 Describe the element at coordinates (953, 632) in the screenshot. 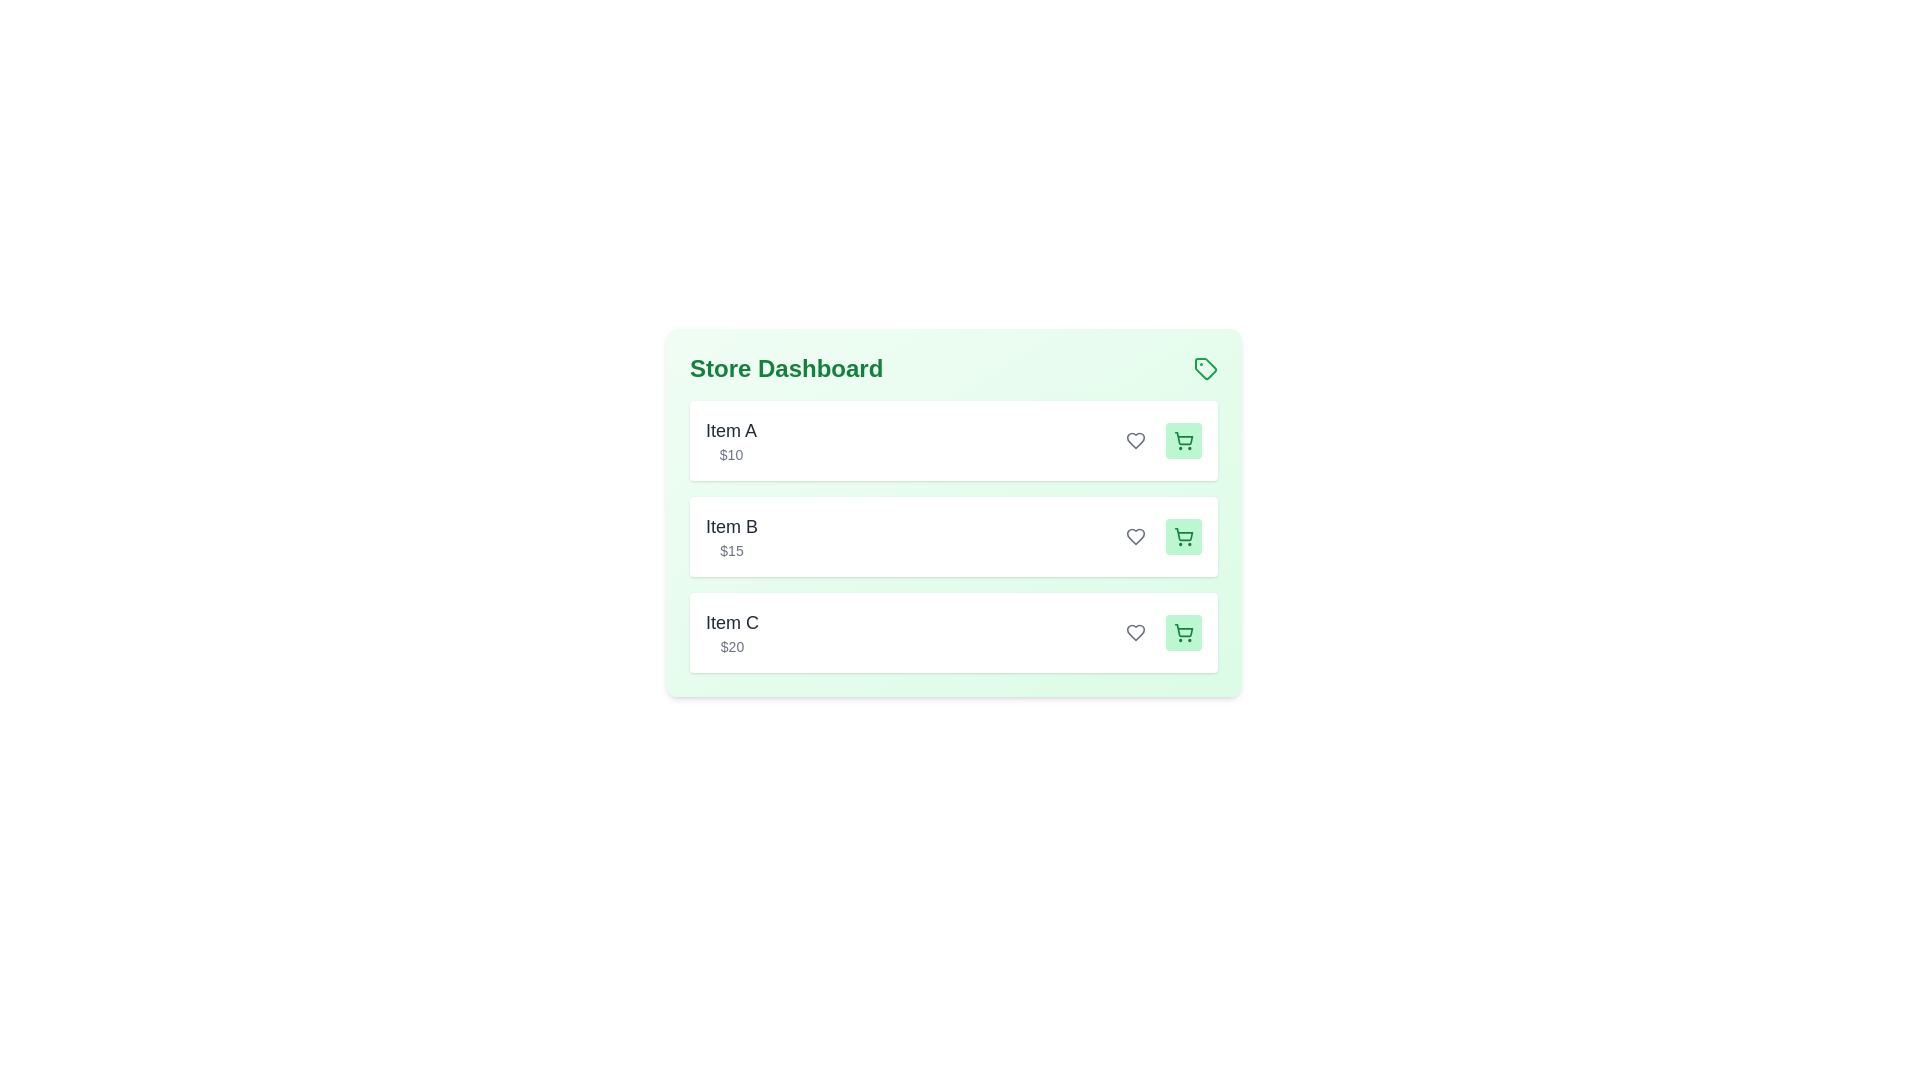

I see `the panel displaying information about 'Item C', which contains interactive buttons for adding the item to a wishlist or shopping cart, located at the bottom of the item list` at that location.